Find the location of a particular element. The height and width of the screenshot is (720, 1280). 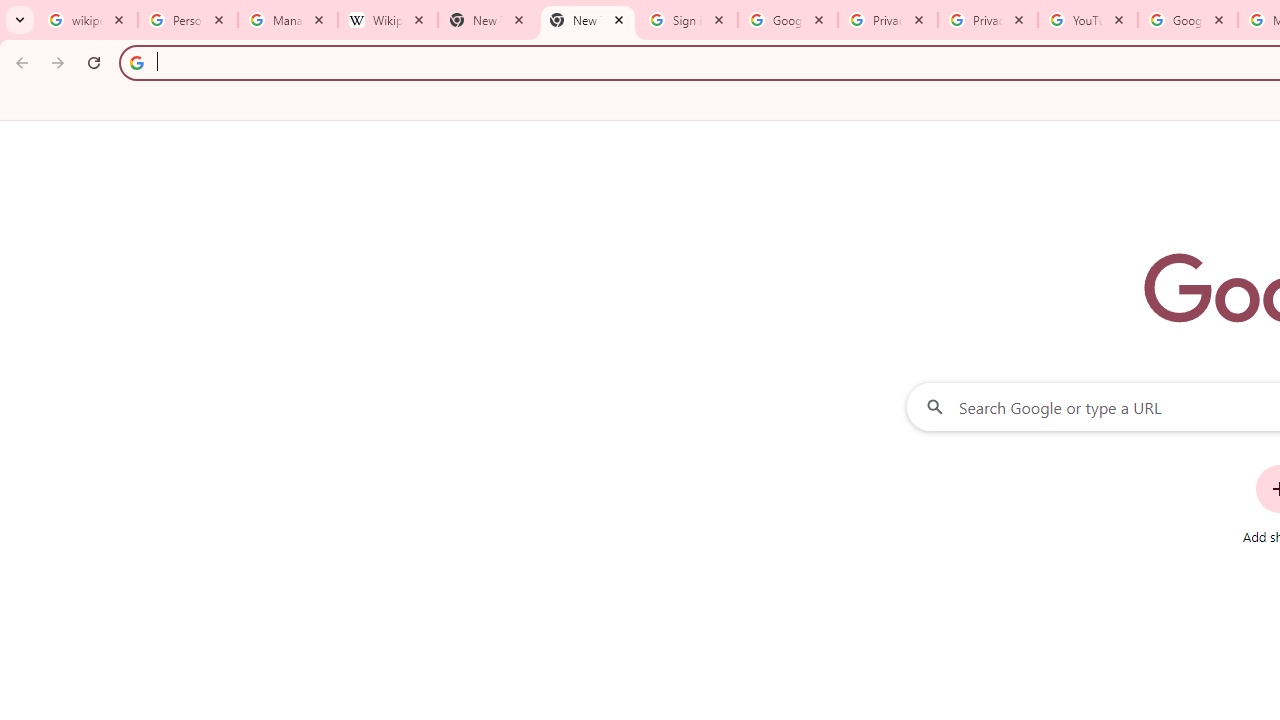

'Google Drive: Sign-in' is located at coordinates (787, 20).